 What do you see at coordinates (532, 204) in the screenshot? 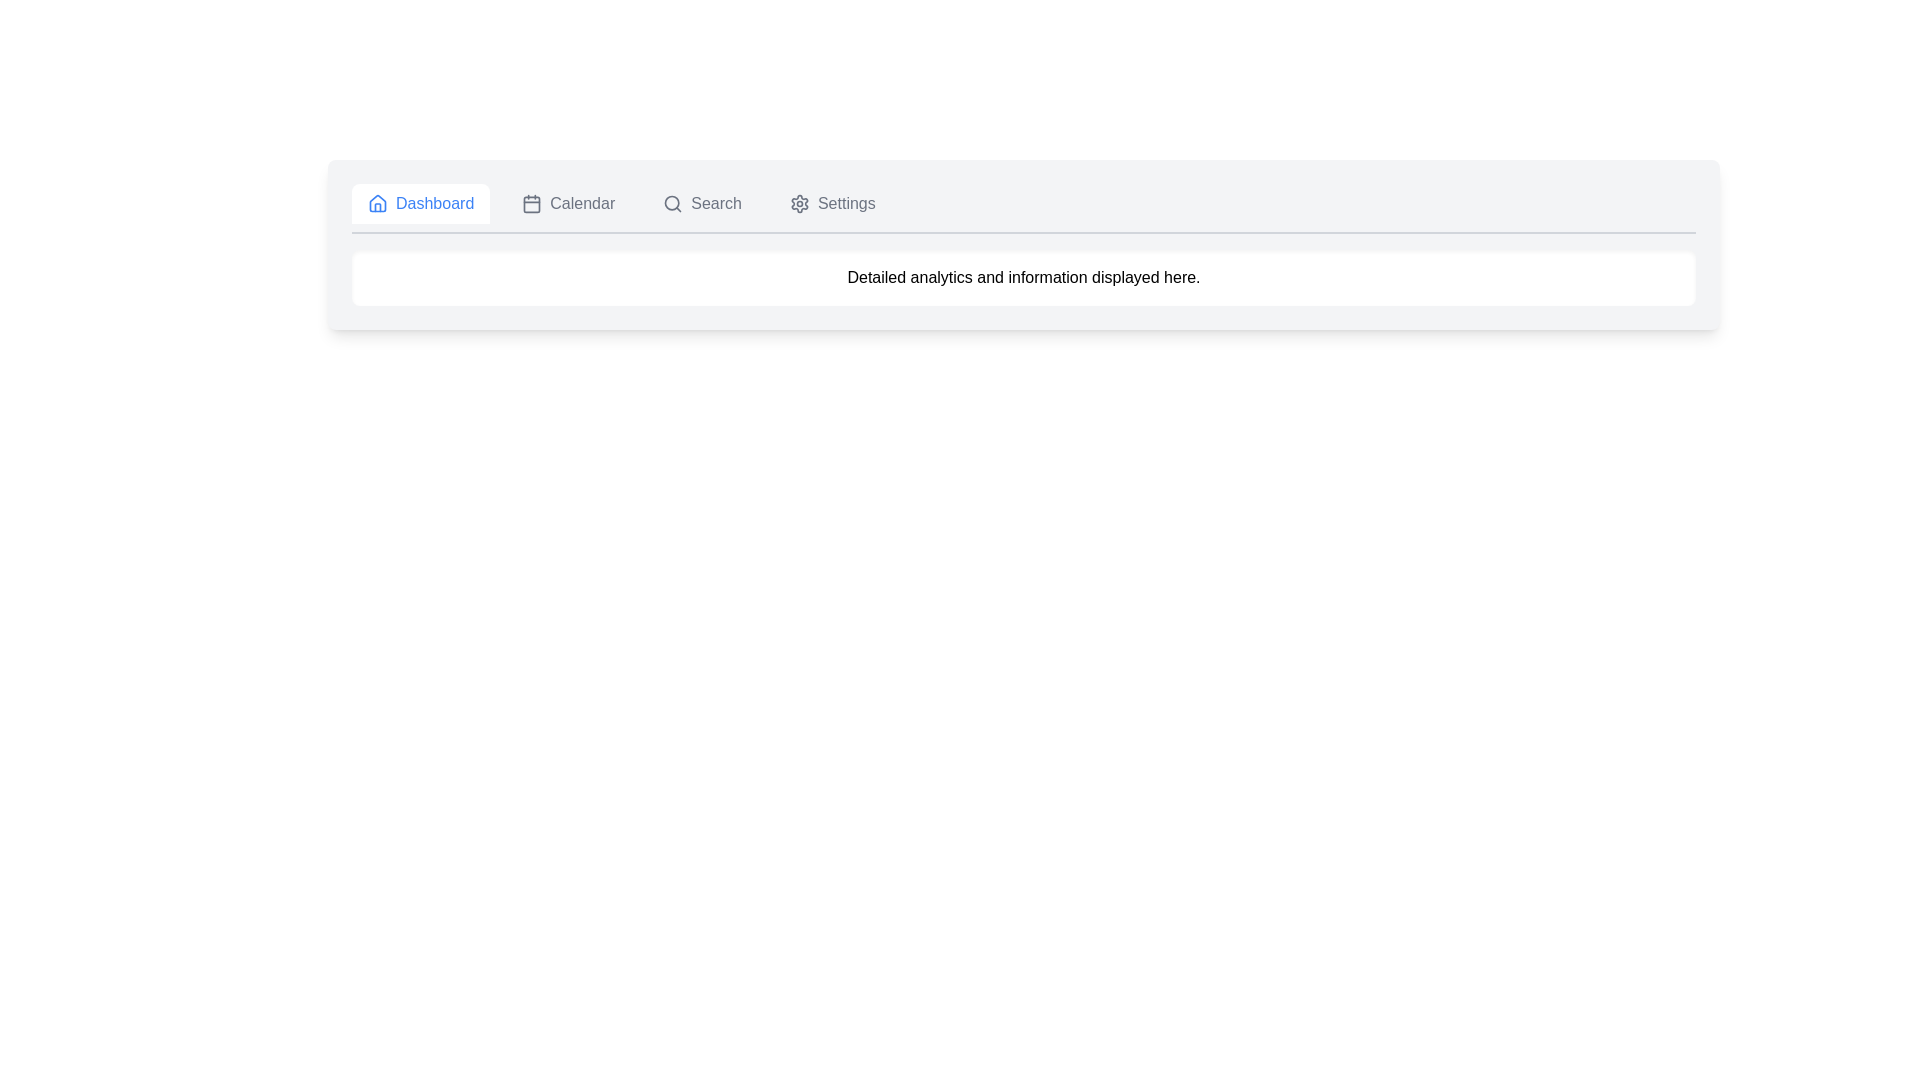
I see `the calendar icon in the navigation bar` at bounding box center [532, 204].